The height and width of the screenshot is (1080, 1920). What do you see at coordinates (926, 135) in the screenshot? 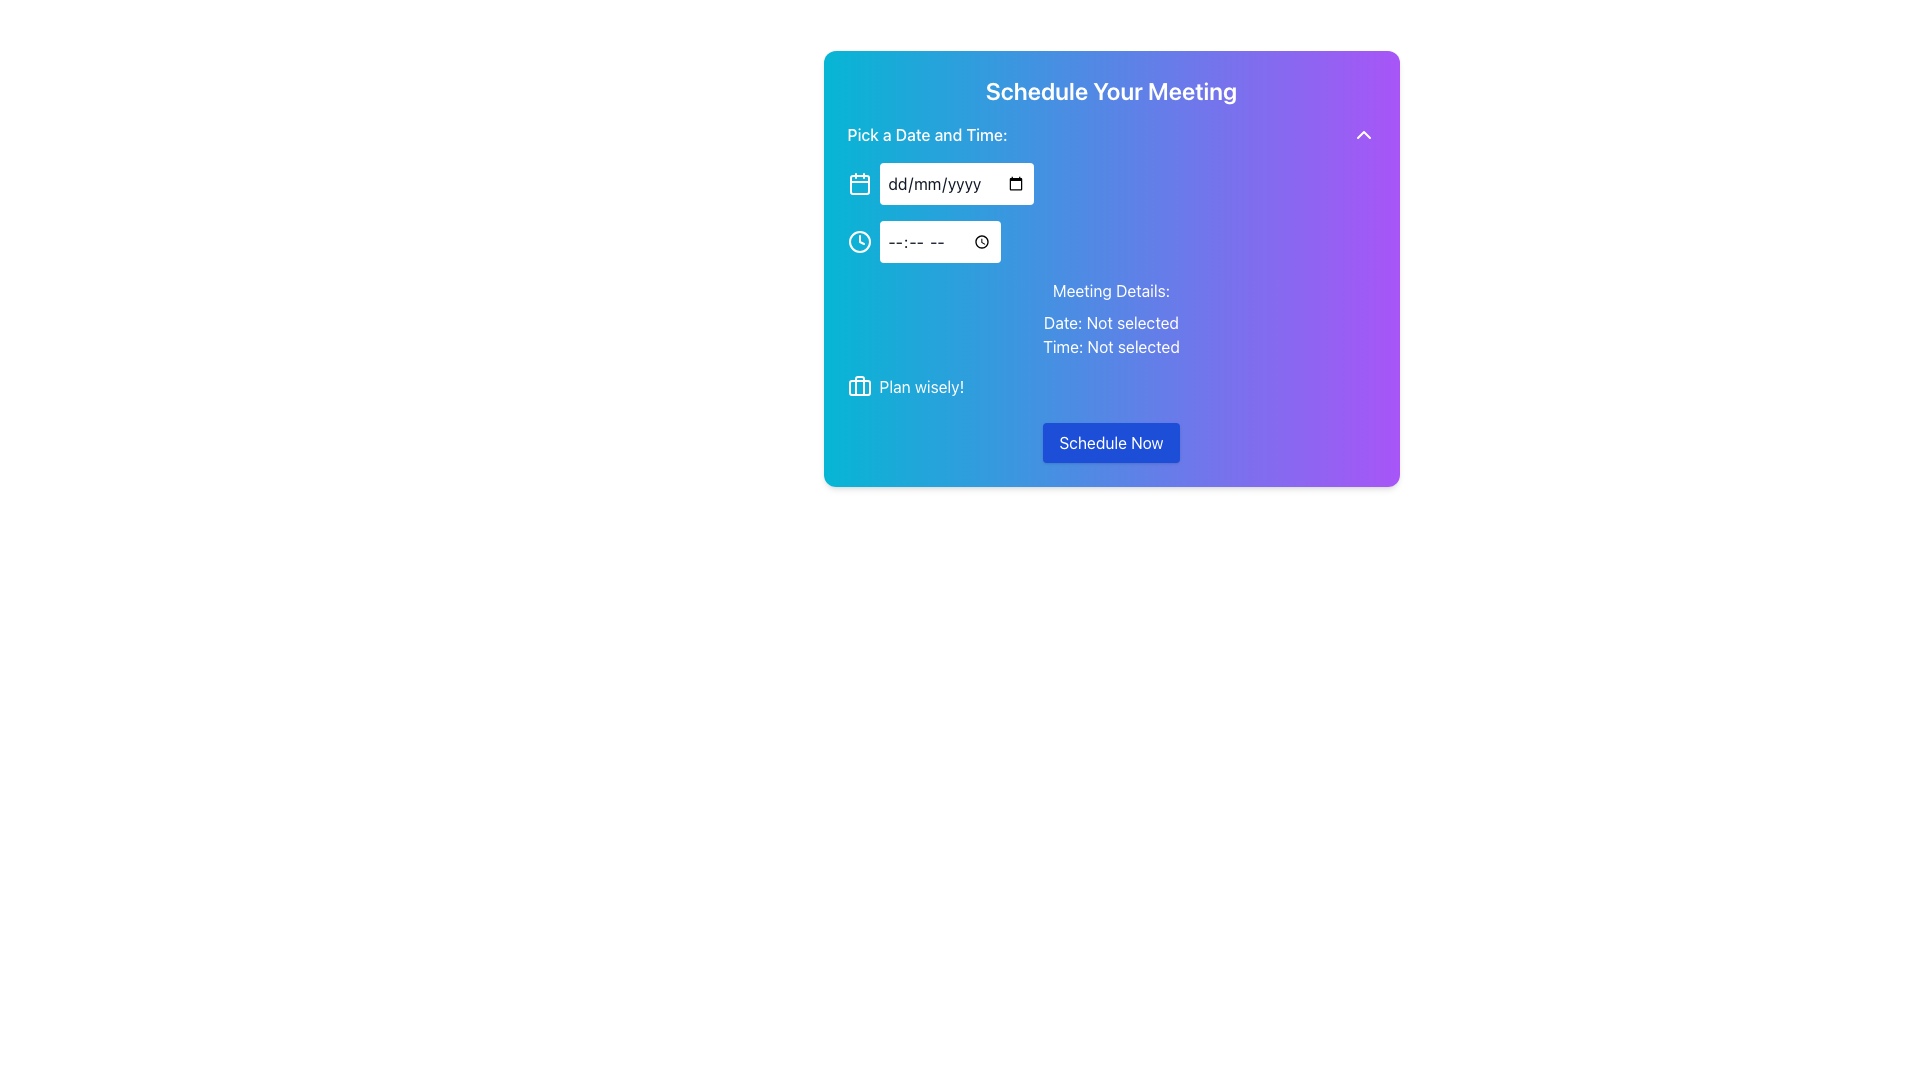
I see `the text label that reads 'Pick a Date and Time:' which is styled with a medium font weight and is located in the top left corner of the 'Schedule Your Meeting' card` at bounding box center [926, 135].